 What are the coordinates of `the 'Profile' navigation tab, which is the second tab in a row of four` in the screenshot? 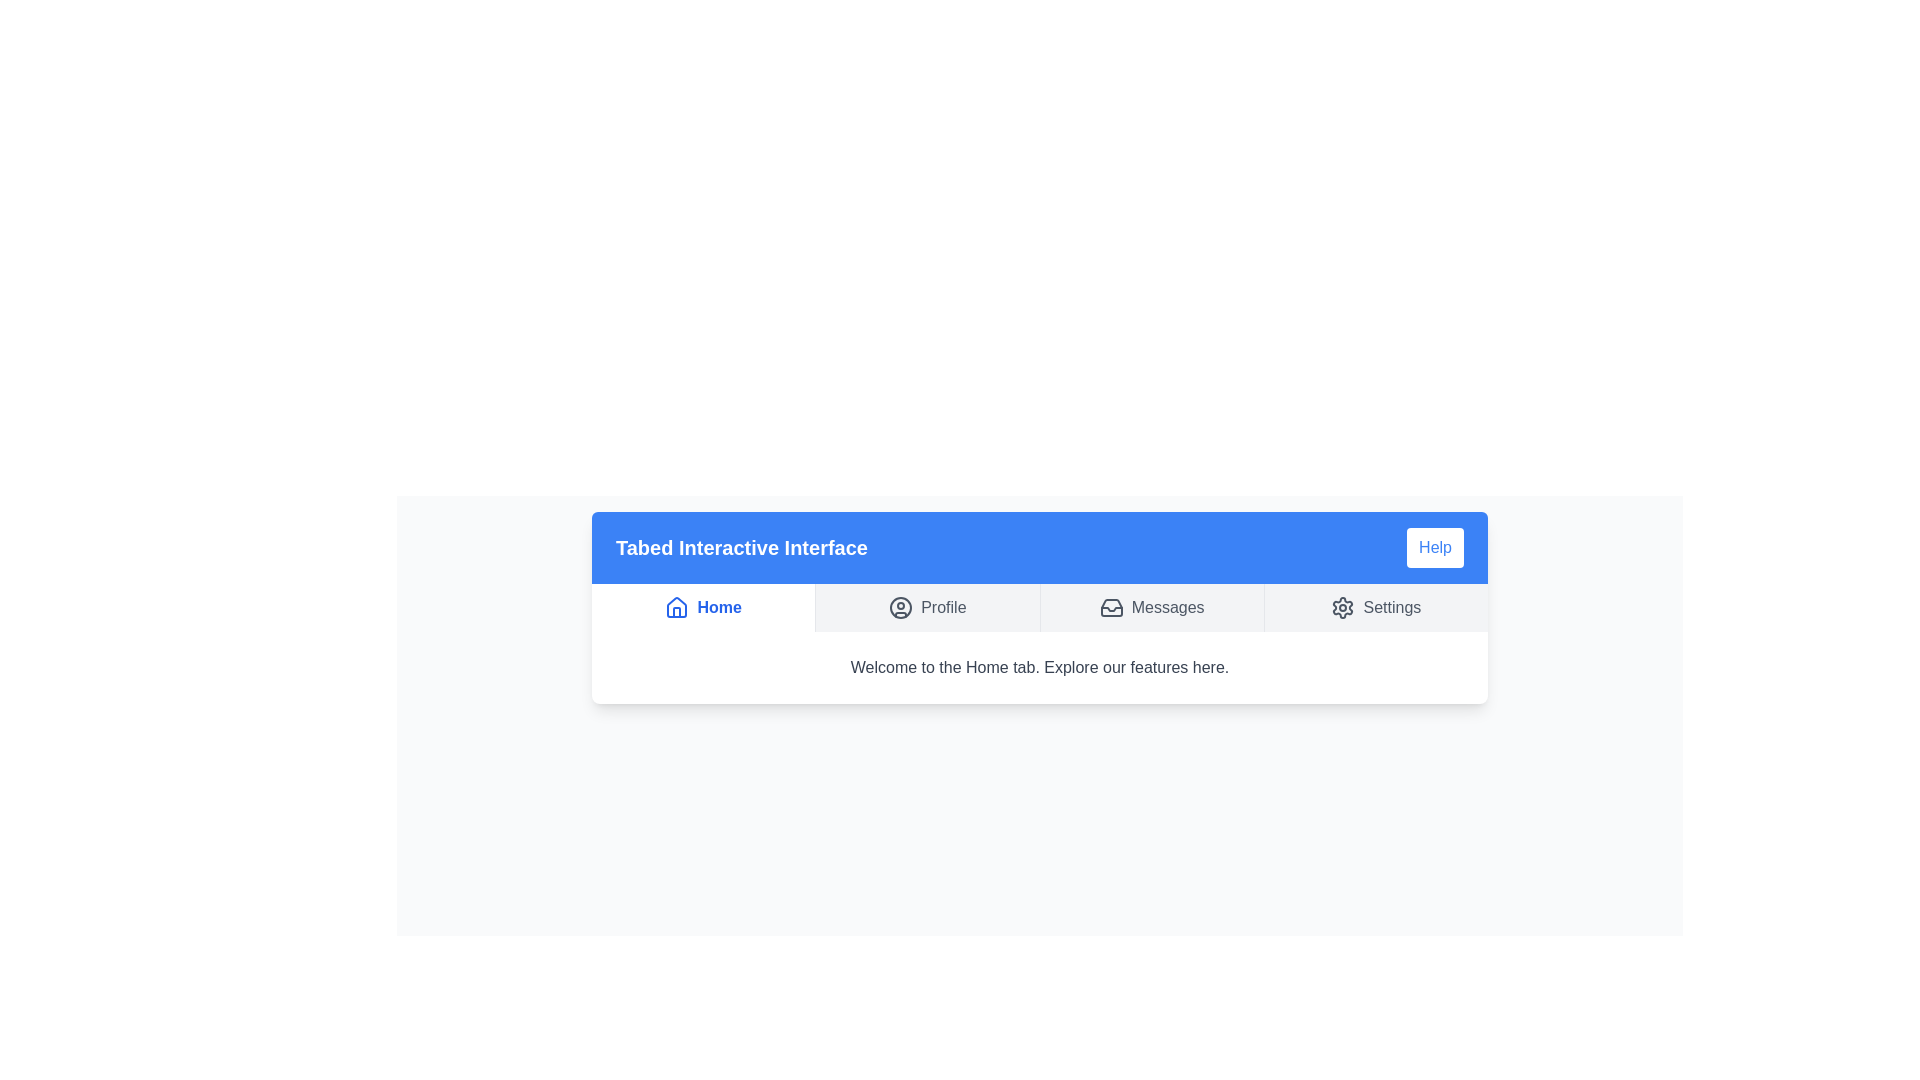 It's located at (926, 607).